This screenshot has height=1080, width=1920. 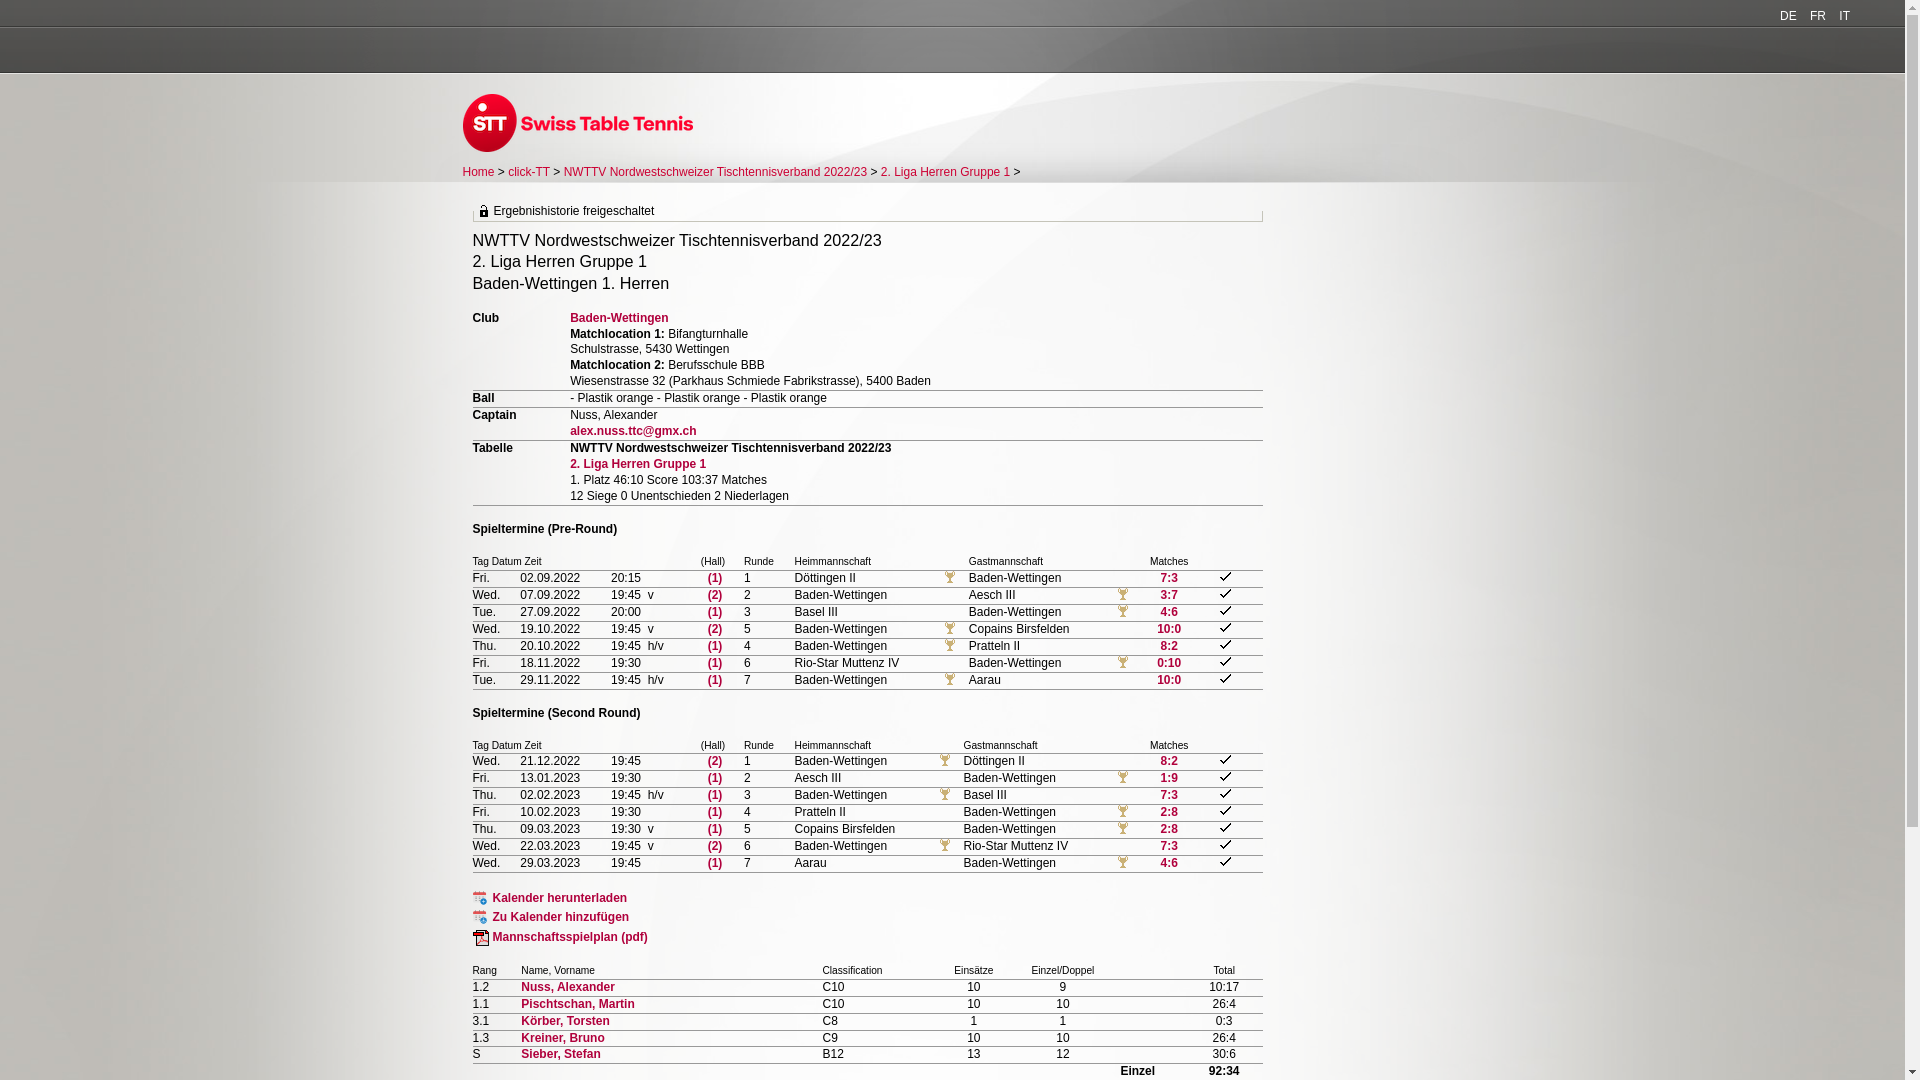 What do you see at coordinates (715, 829) in the screenshot?
I see `'(1)'` at bounding box center [715, 829].